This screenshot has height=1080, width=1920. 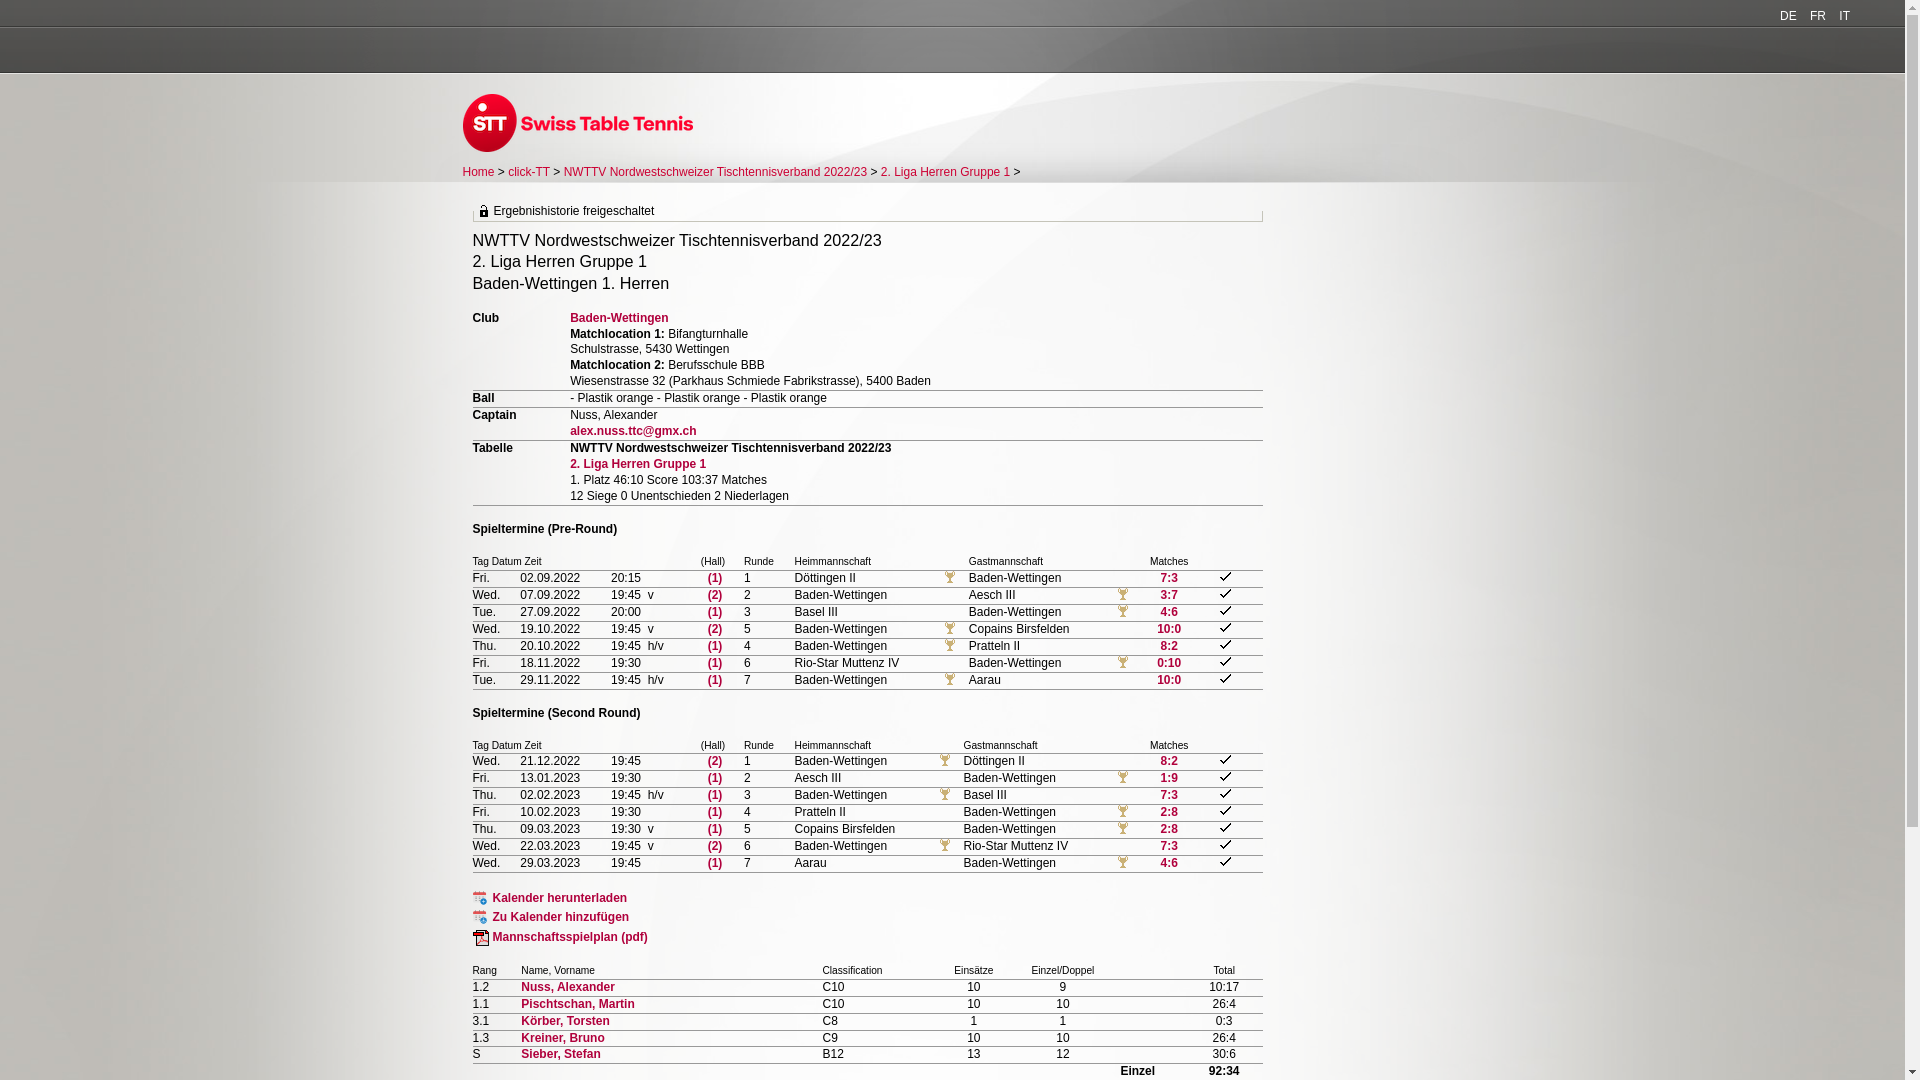 What do you see at coordinates (715, 829) in the screenshot?
I see `'(1)'` at bounding box center [715, 829].